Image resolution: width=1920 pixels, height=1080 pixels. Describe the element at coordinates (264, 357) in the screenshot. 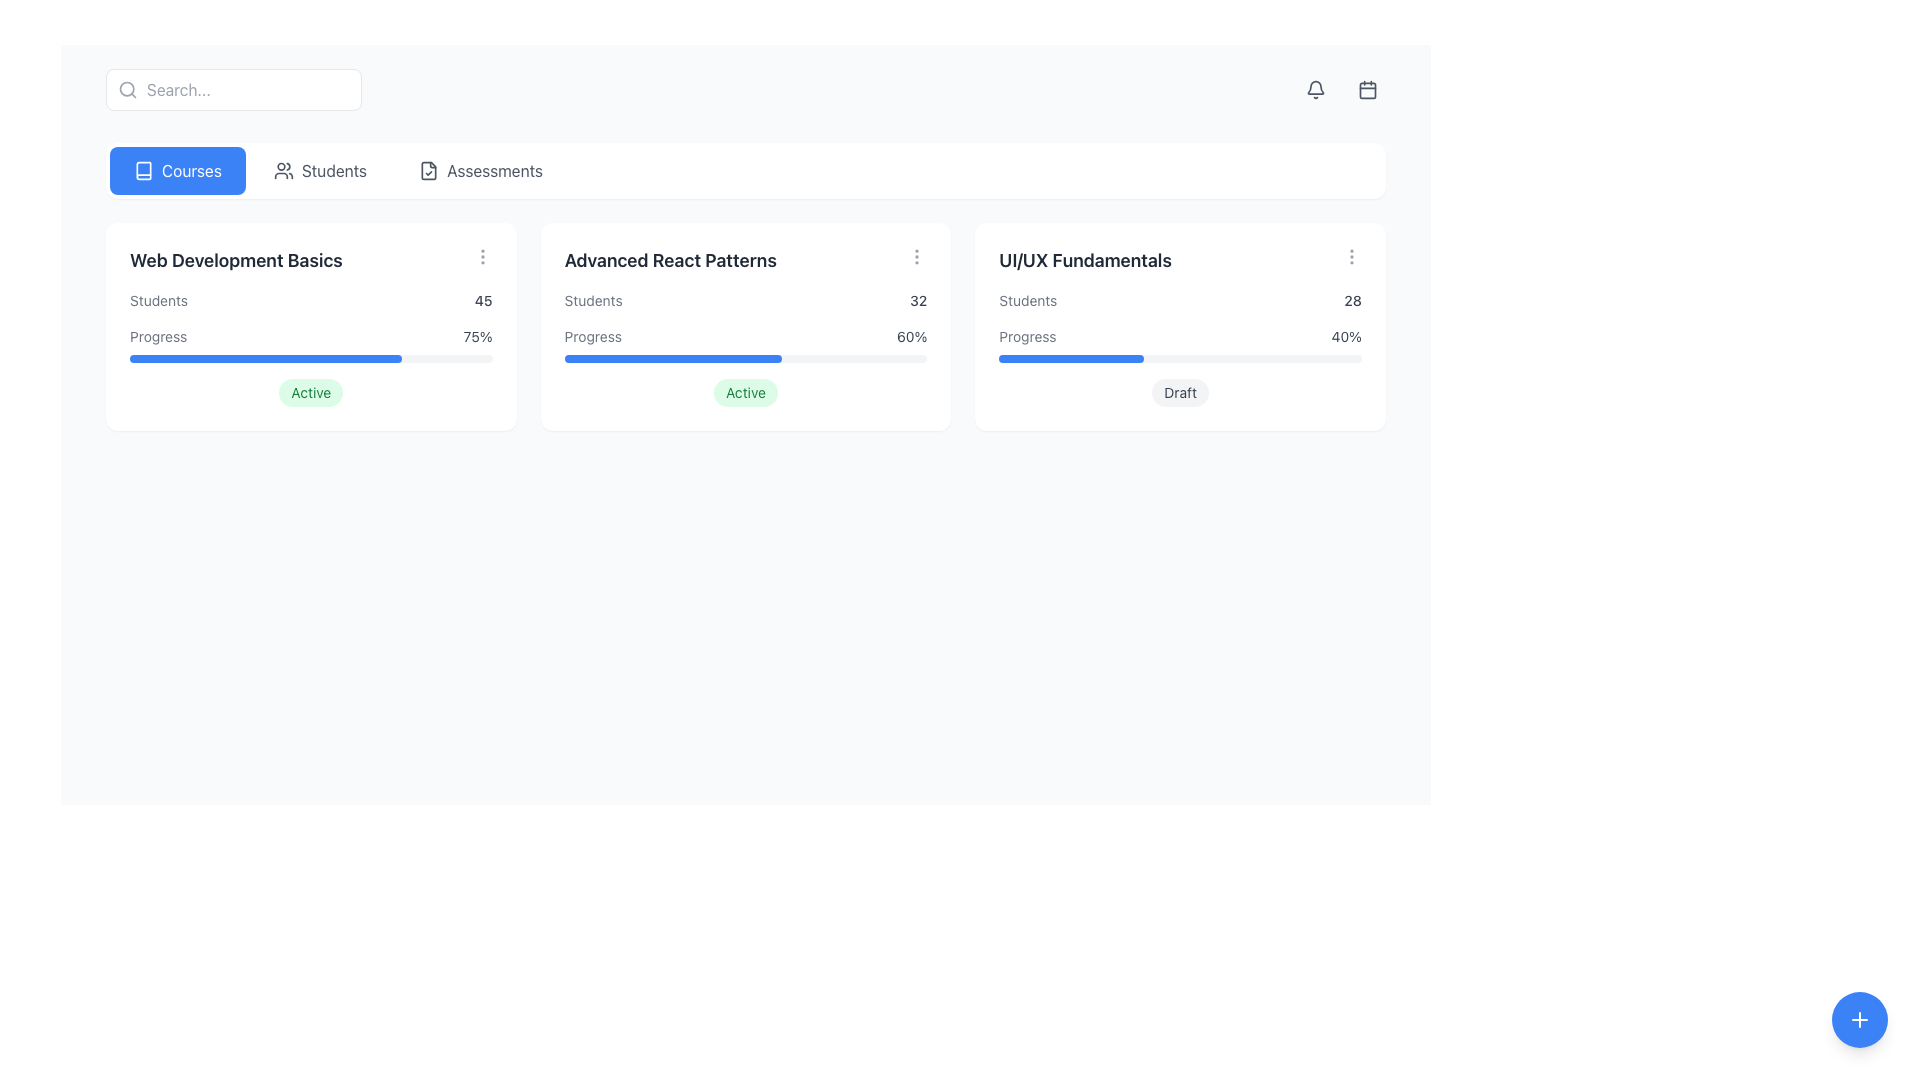

I see `the progress indicator bar that visually represents the 75% completion of the 'Web Development Basics' course, located beneath the 'Progress' label and above the 'Active' status badge` at that location.